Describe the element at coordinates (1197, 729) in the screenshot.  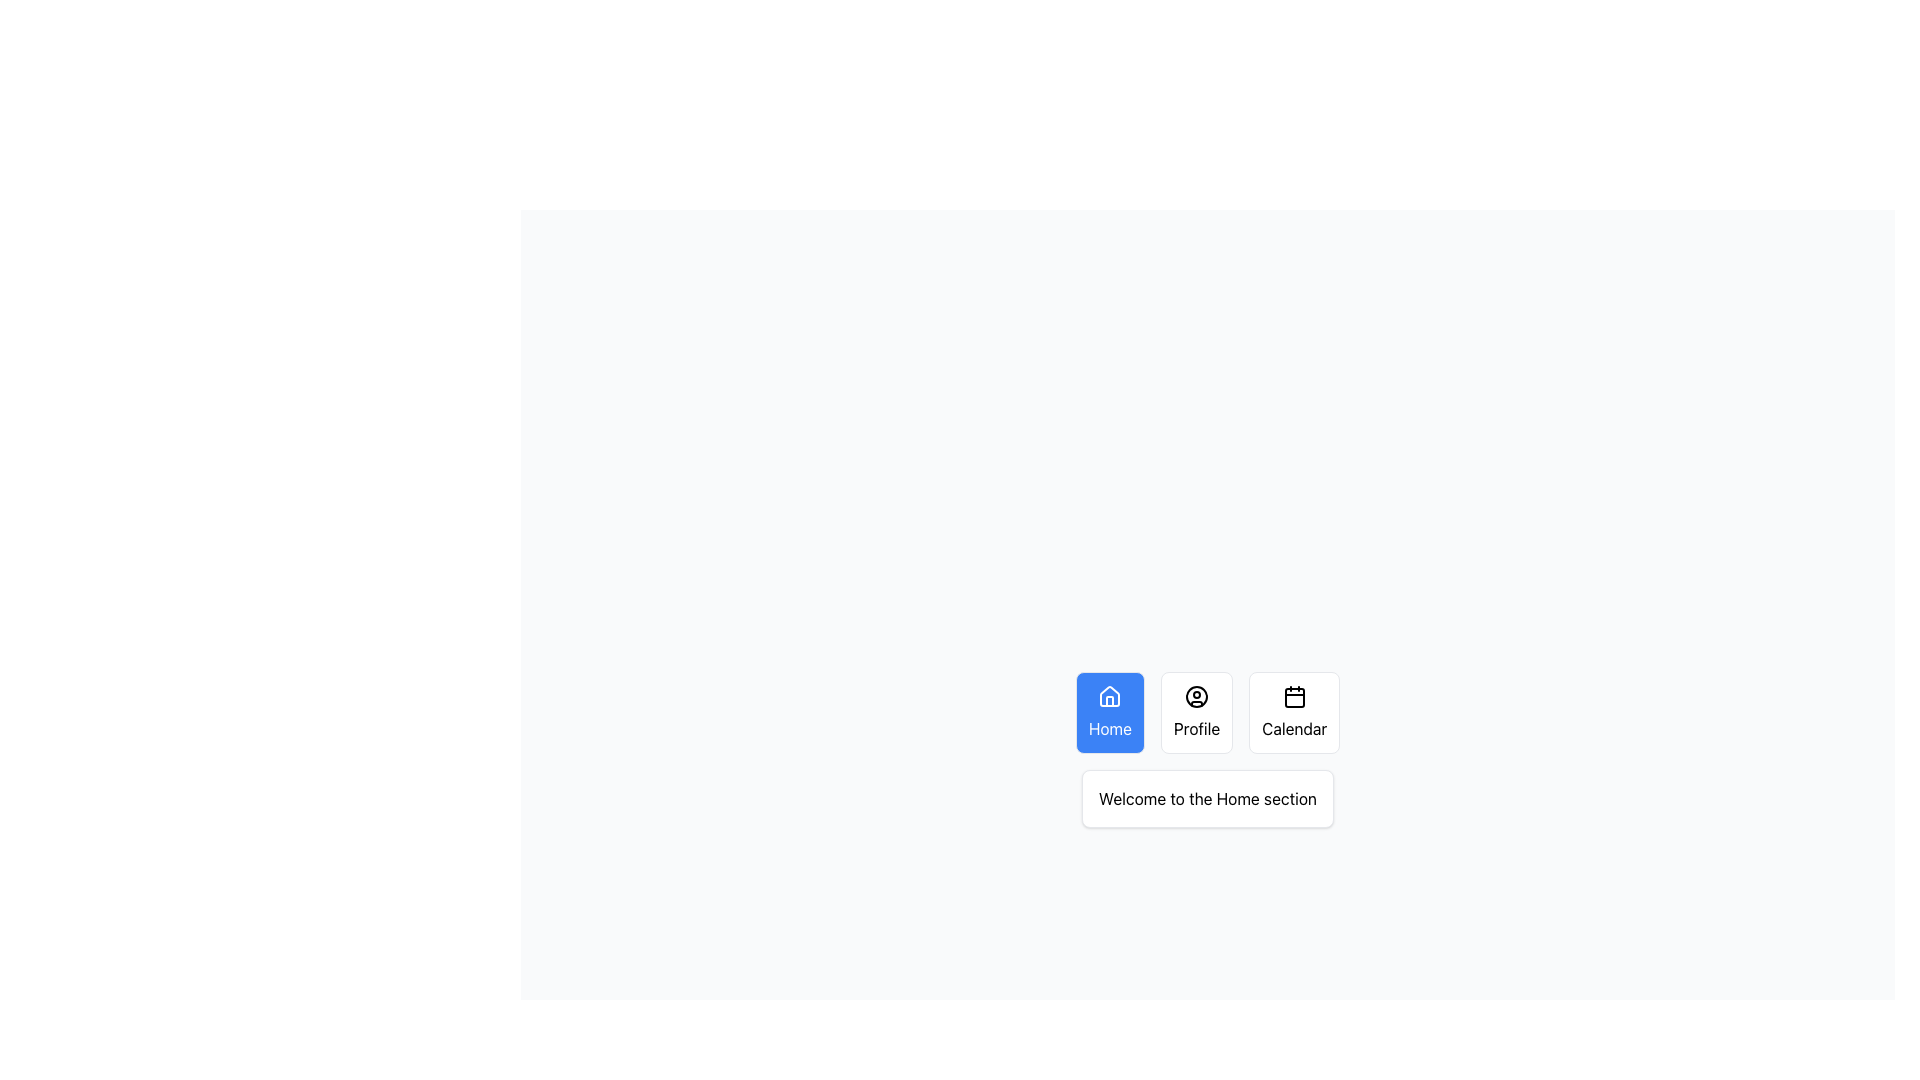
I see `the 'Profile' text label which indicates its function as a navigation option` at that location.